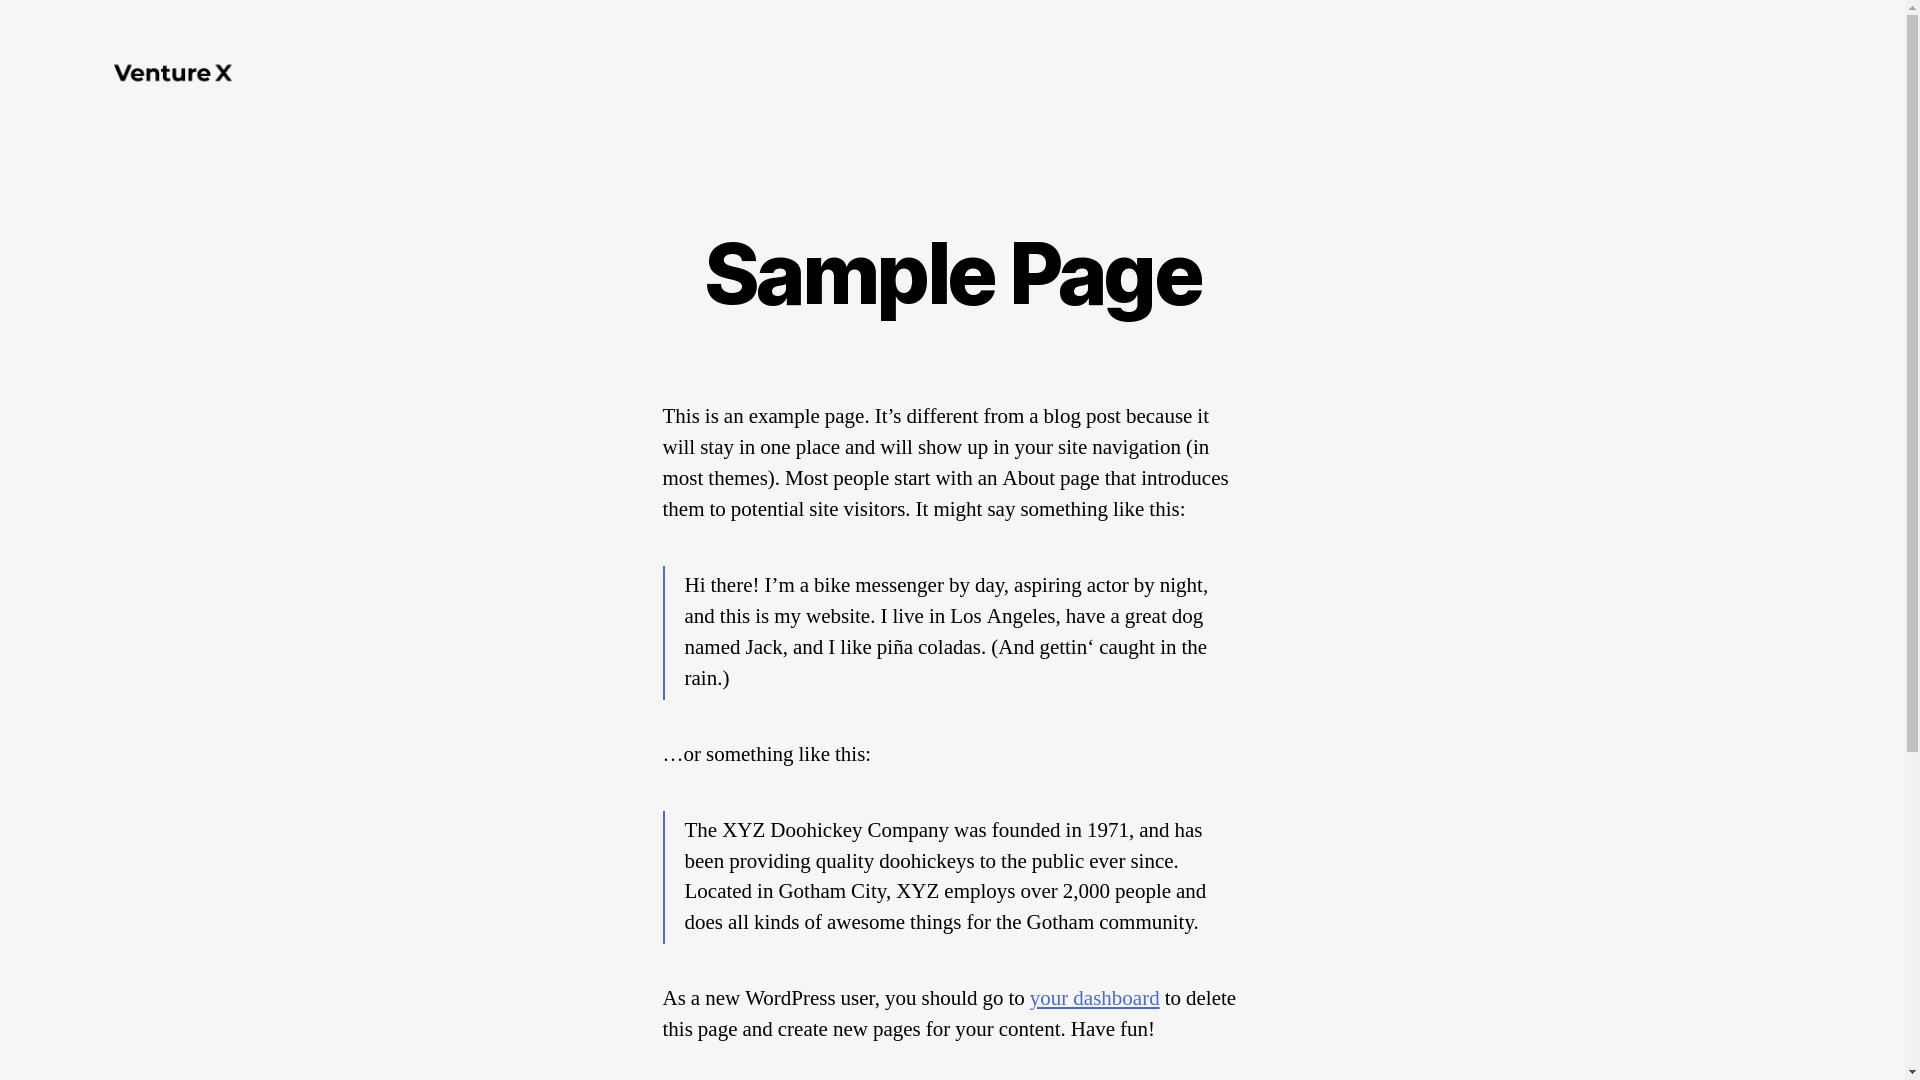 This screenshot has height=1080, width=1920. Describe the element at coordinates (1093, 998) in the screenshot. I see `'your dashboard'` at that location.